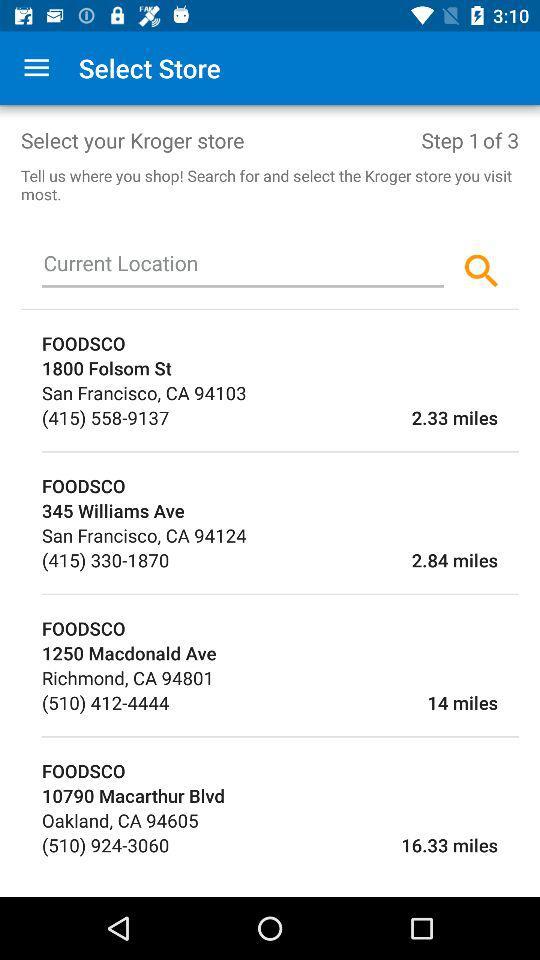 The width and height of the screenshot is (540, 960). Describe the element at coordinates (36, 68) in the screenshot. I see `the app to the left of select store item` at that location.